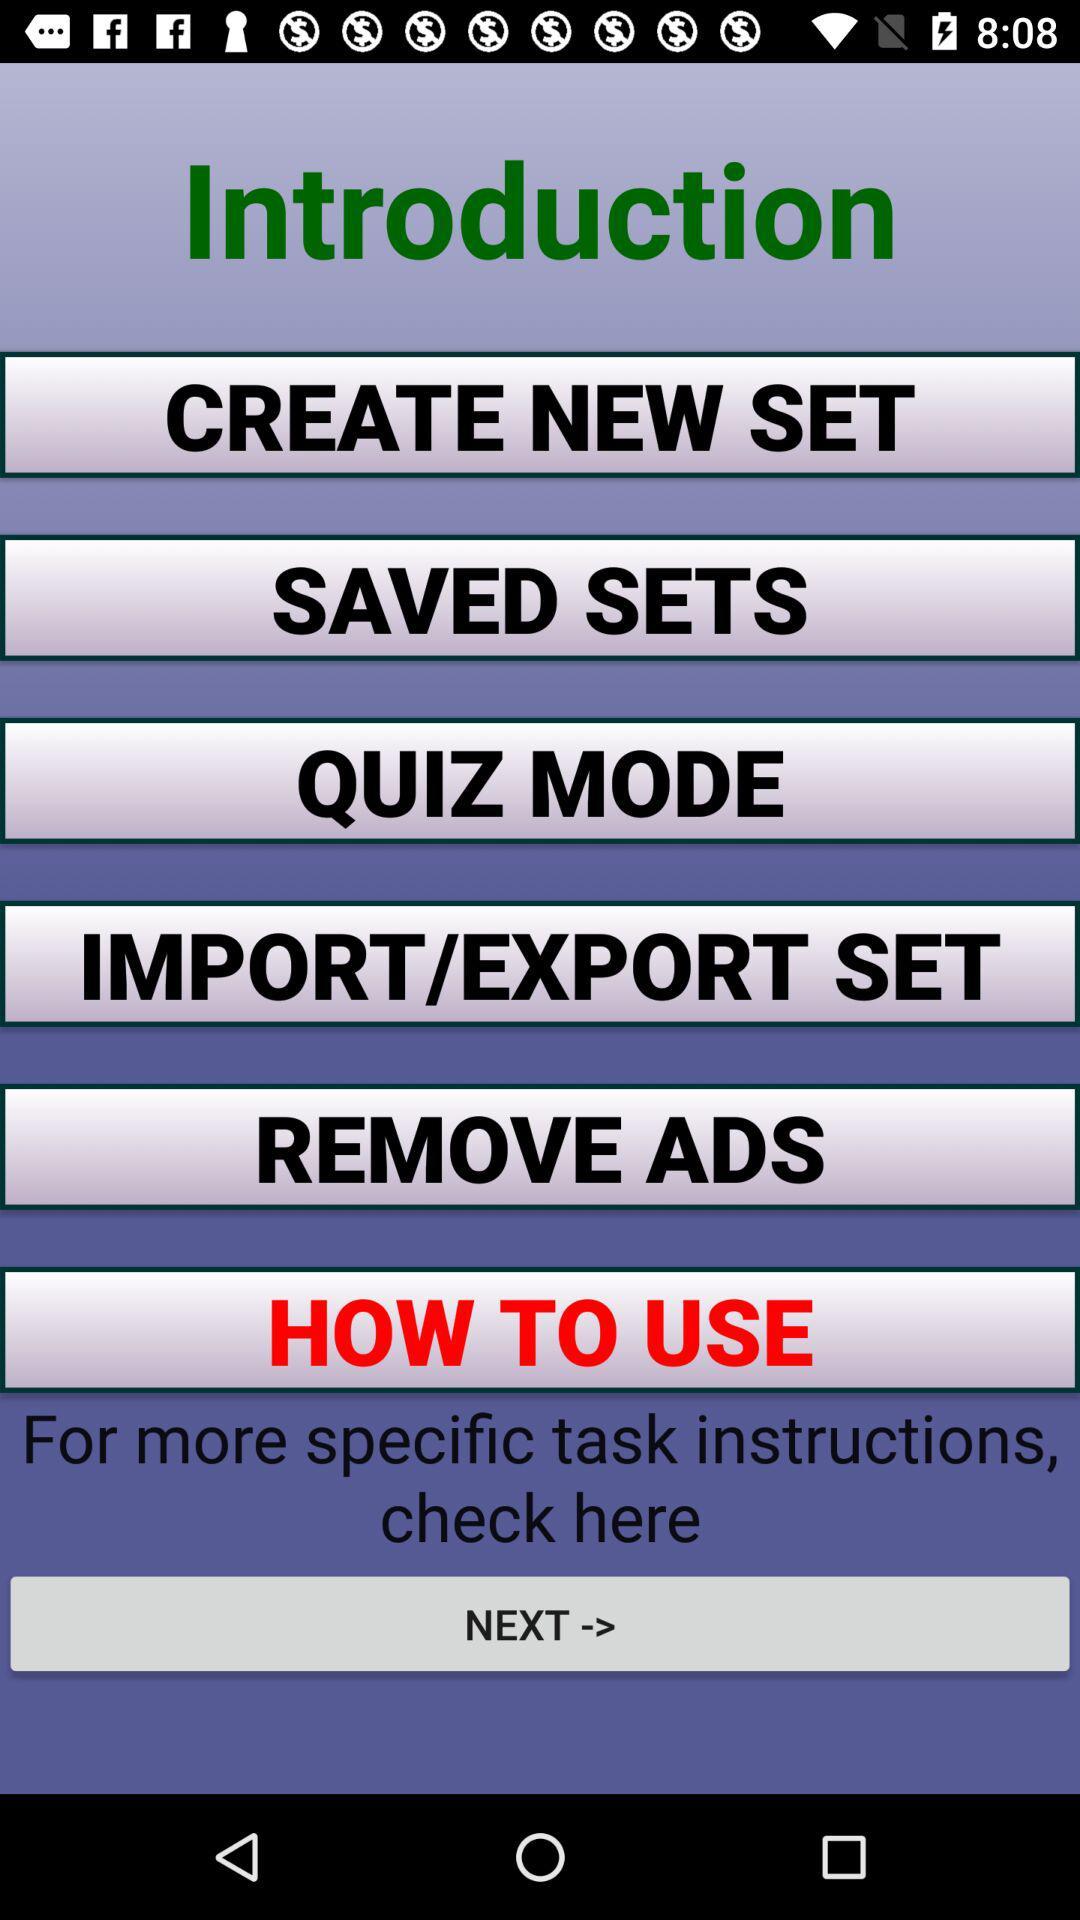 The width and height of the screenshot is (1080, 1920). I want to click on next -> button, so click(540, 1623).